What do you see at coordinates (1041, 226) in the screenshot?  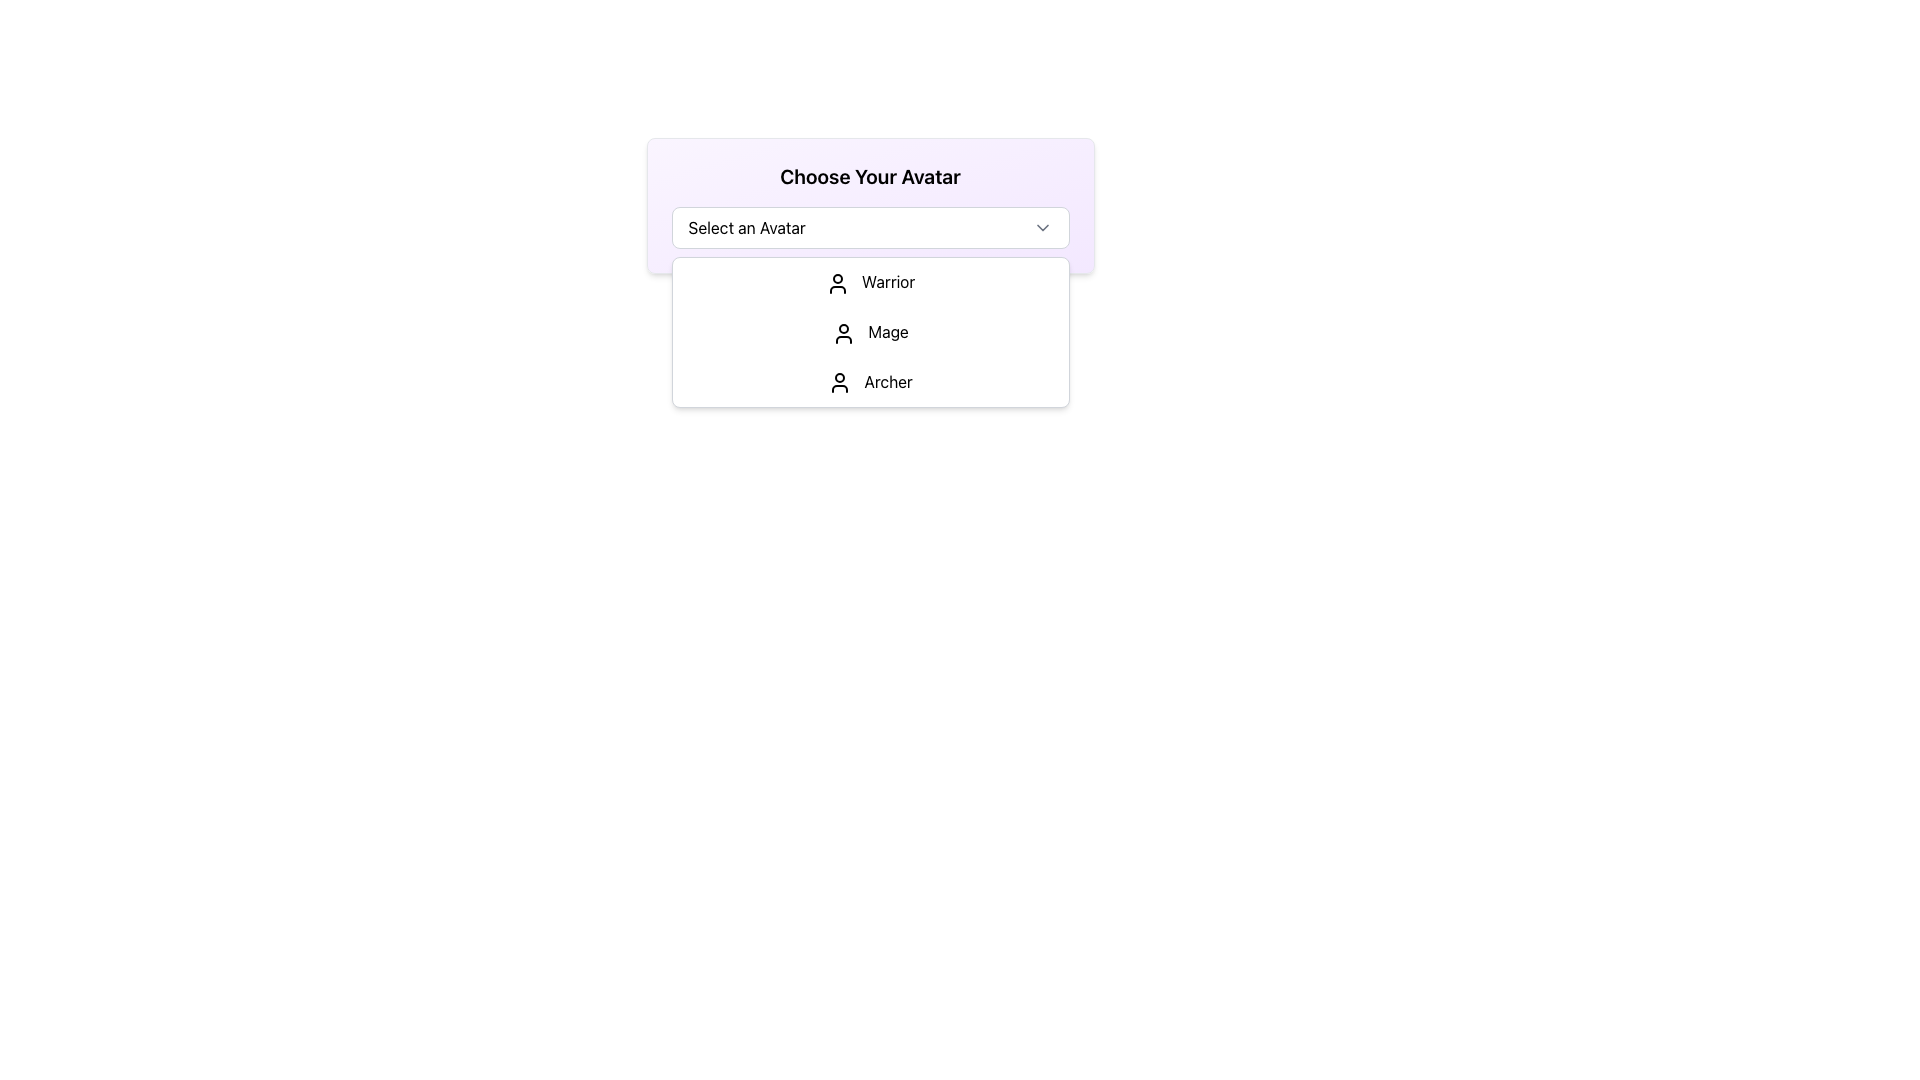 I see `the arrow icon located to the far right of the 'Select an Avatar' button` at bounding box center [1041, 226].